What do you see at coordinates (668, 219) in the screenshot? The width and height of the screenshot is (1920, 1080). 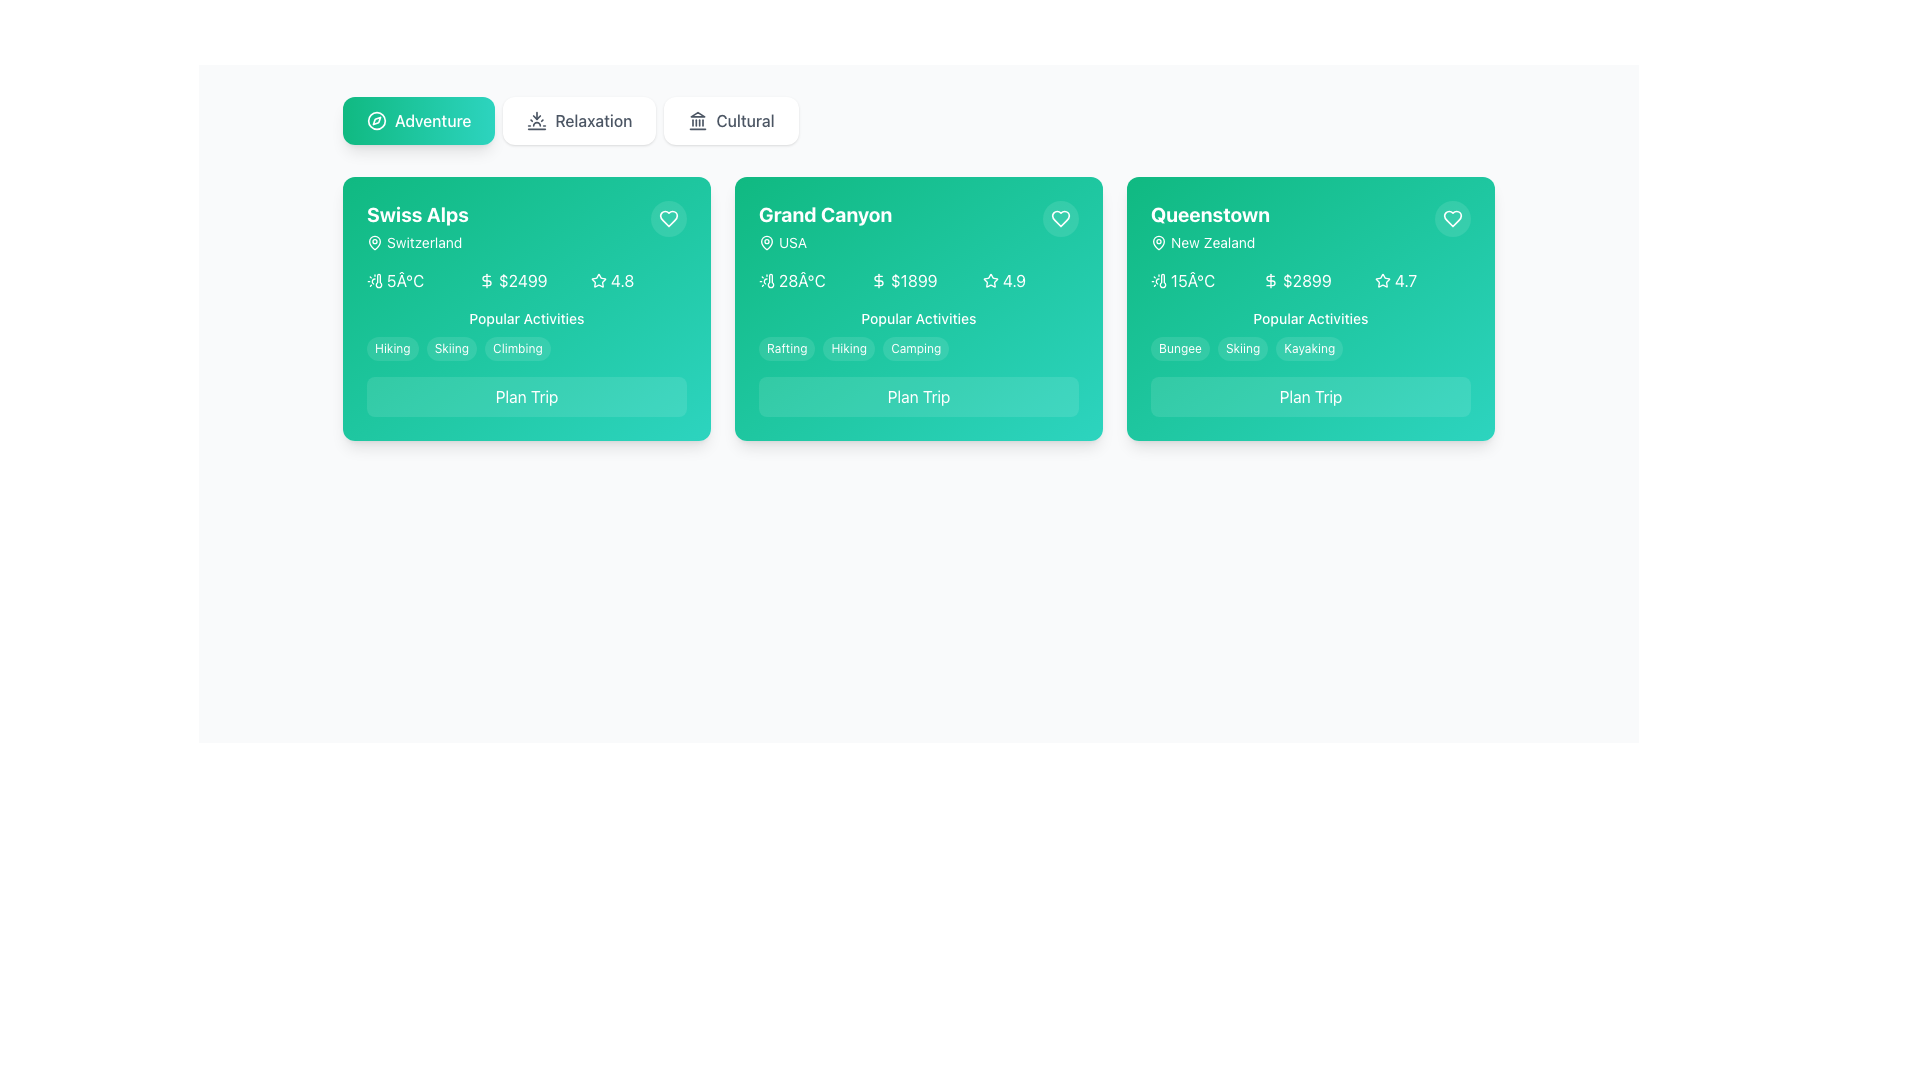 I see `the heart-shaped icon located at the top-right corner of the 'Swiss Alps' card` at bounding box center [668, 219].